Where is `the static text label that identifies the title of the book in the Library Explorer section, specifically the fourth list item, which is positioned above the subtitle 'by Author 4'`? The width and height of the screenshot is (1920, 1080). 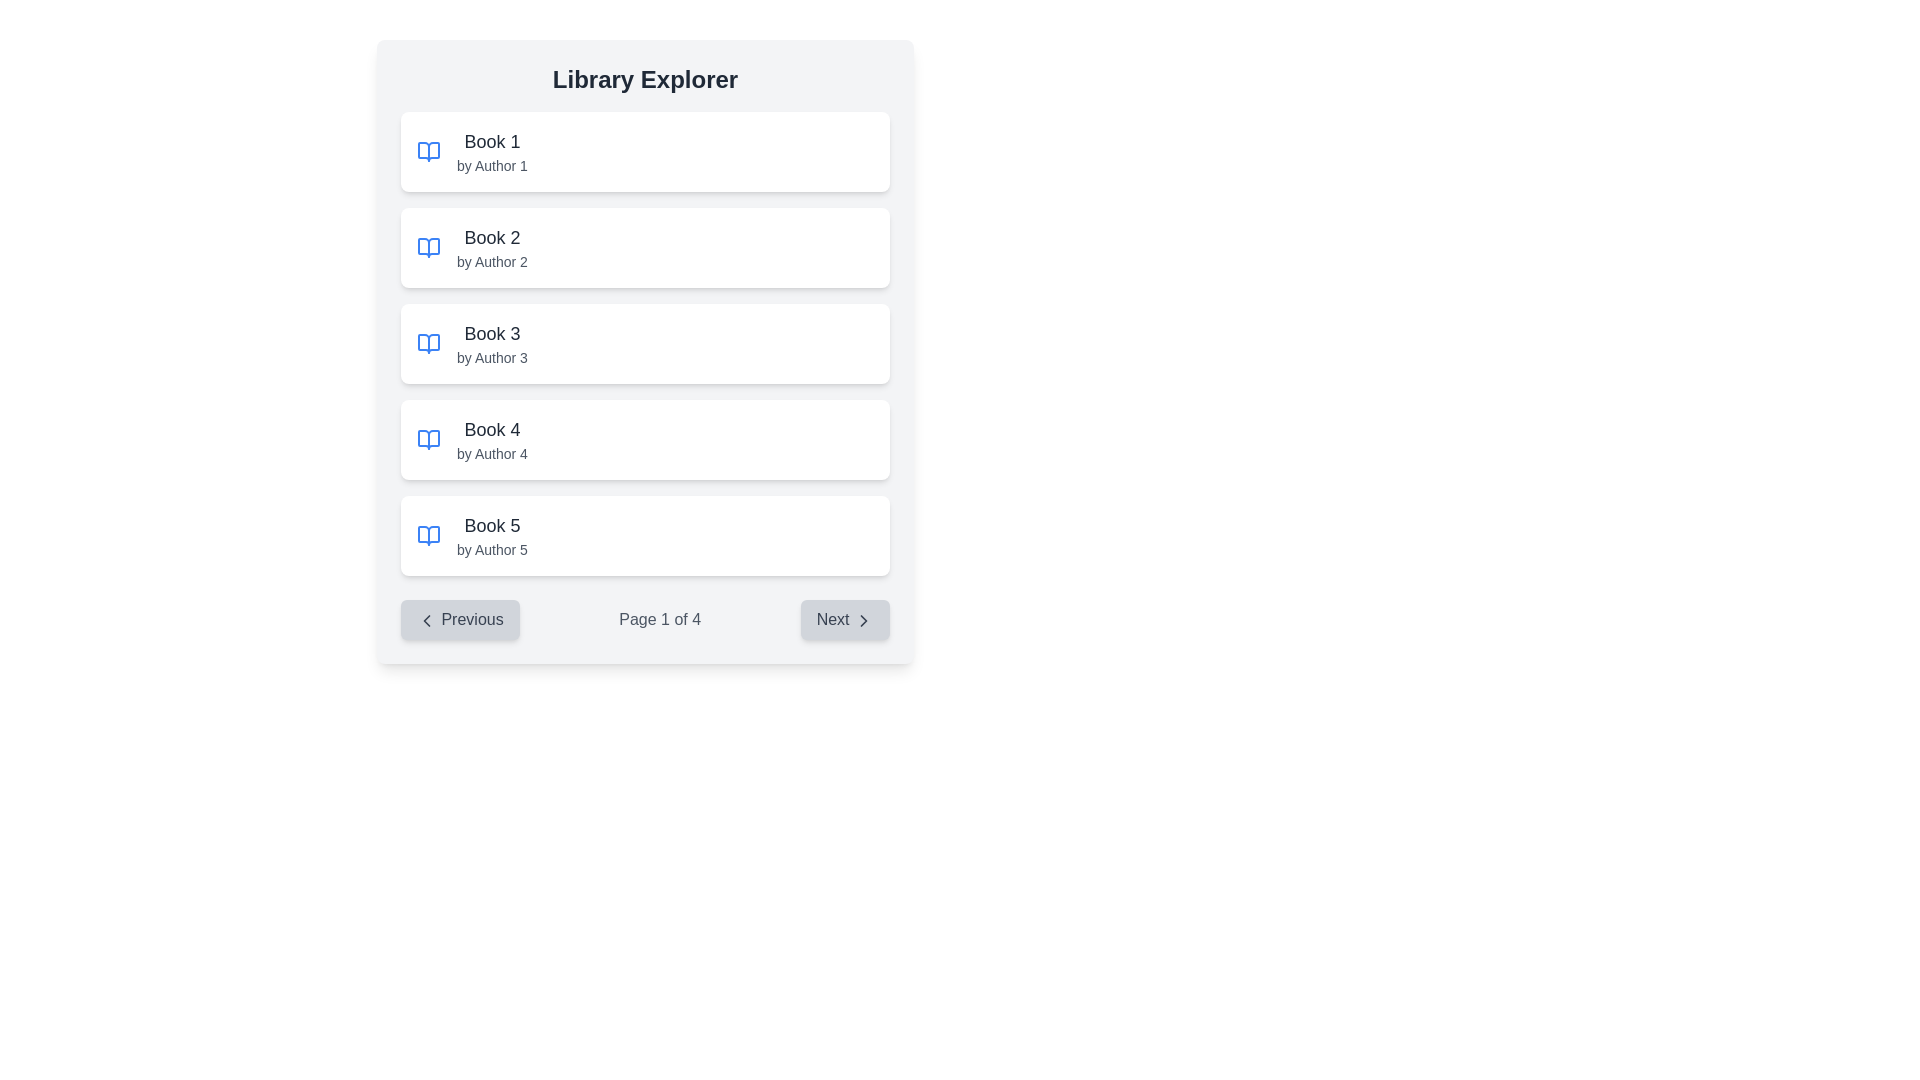 the static text label that identifies the title of the book in the Library Explorer section, specifically the fourth list item, which is positioned above the subtitle 'by Author 4' is located at coordinates (492, 428).